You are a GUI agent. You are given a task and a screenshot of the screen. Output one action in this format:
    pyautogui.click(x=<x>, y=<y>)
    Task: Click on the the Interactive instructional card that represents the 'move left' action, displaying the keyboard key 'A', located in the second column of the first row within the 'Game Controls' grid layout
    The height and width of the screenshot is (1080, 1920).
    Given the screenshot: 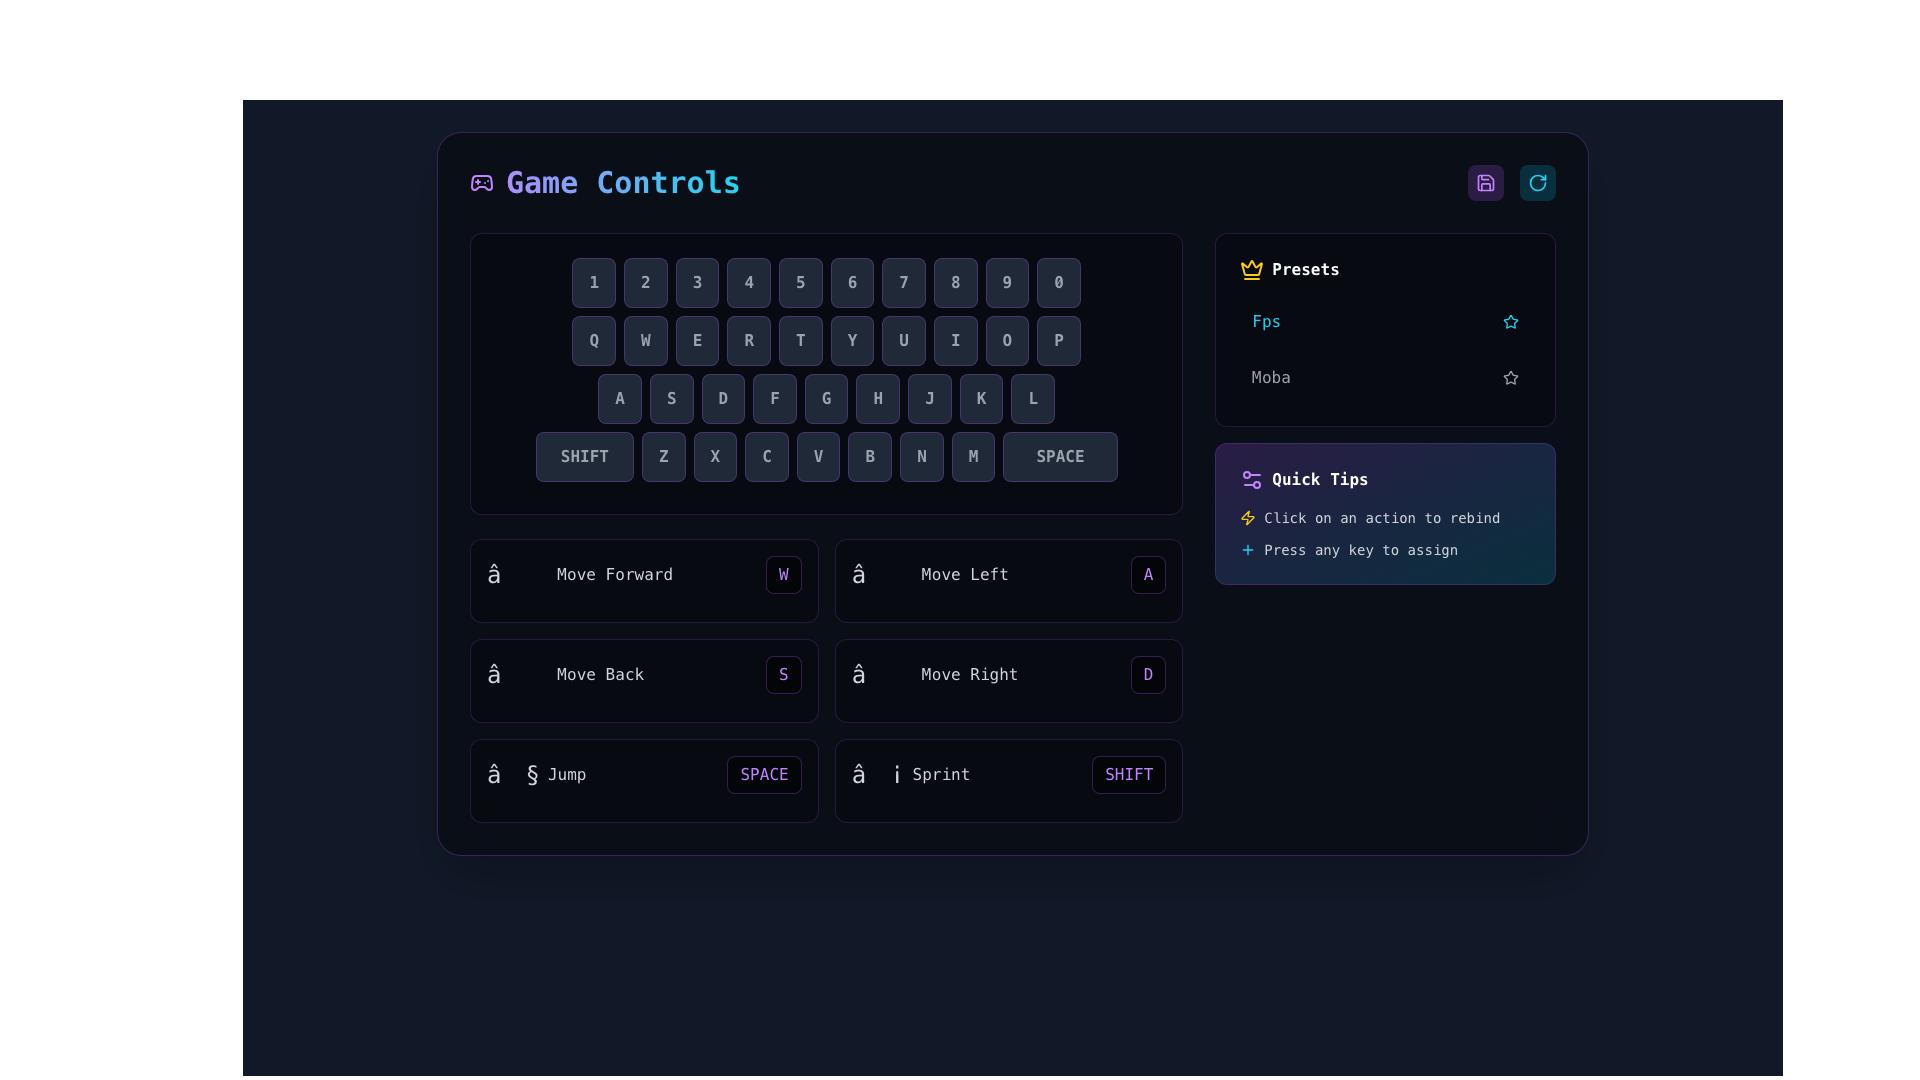 What is the action you would take?
    pyautogui.click(x=1008, y=581)
    